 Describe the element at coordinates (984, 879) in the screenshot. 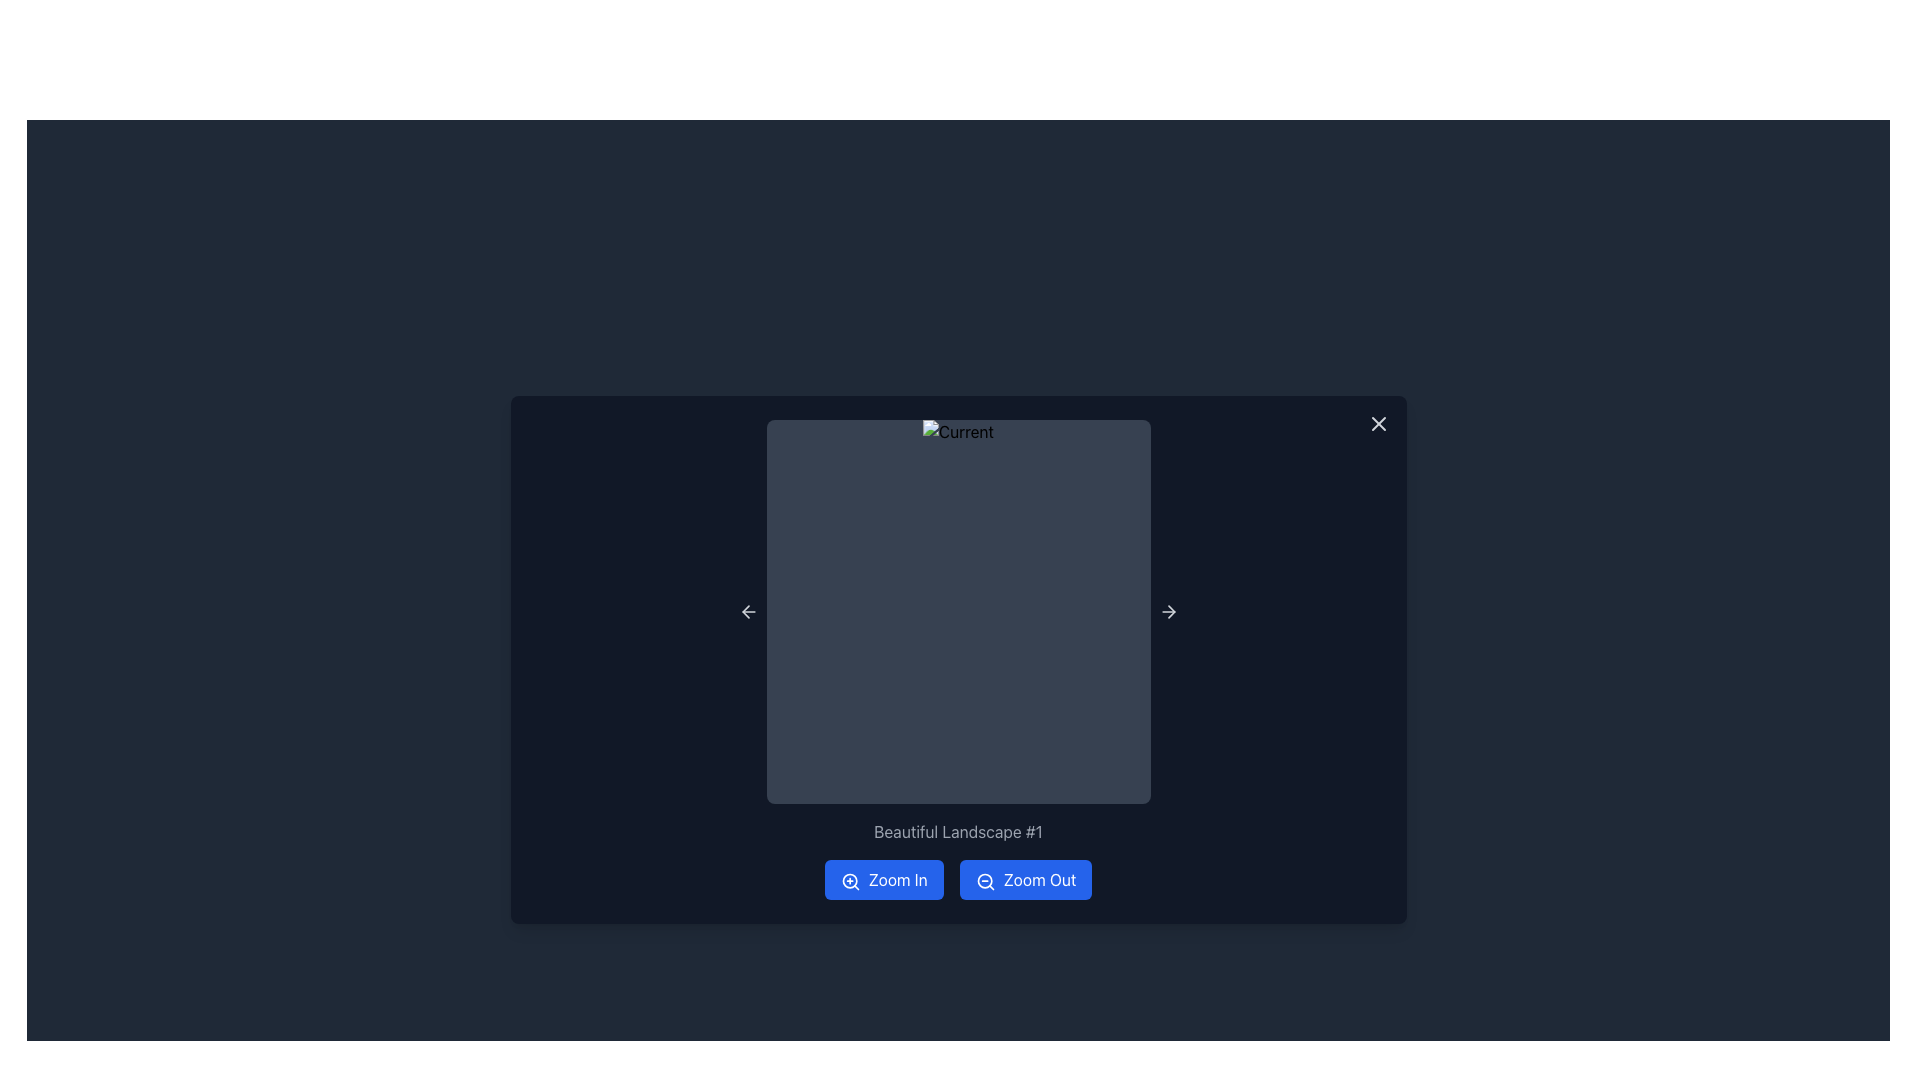

I see `the circular 'Zoom Out' icon located at the bottom-right of the modal window, which features a magnifying glass with a minus symbol` at that location.